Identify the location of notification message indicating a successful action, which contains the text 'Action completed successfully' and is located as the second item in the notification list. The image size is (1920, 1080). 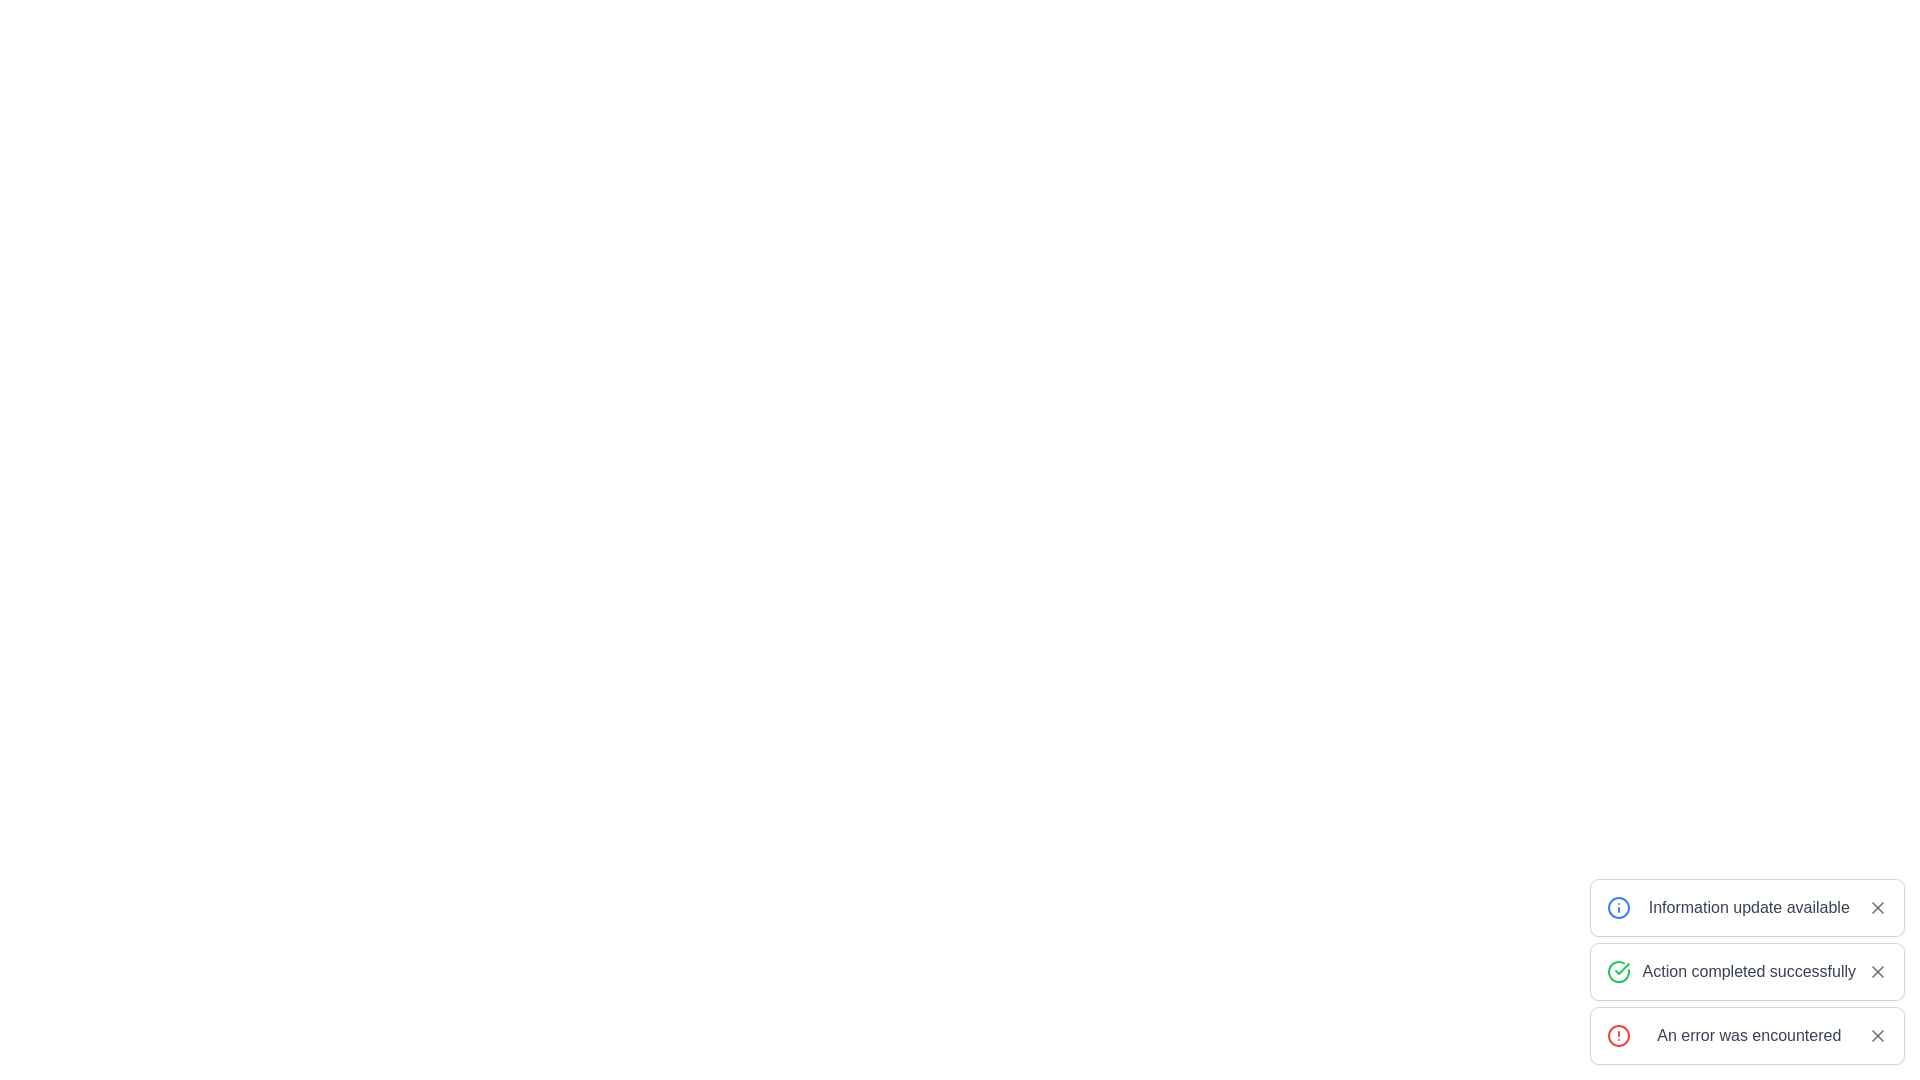
(1746, 971).